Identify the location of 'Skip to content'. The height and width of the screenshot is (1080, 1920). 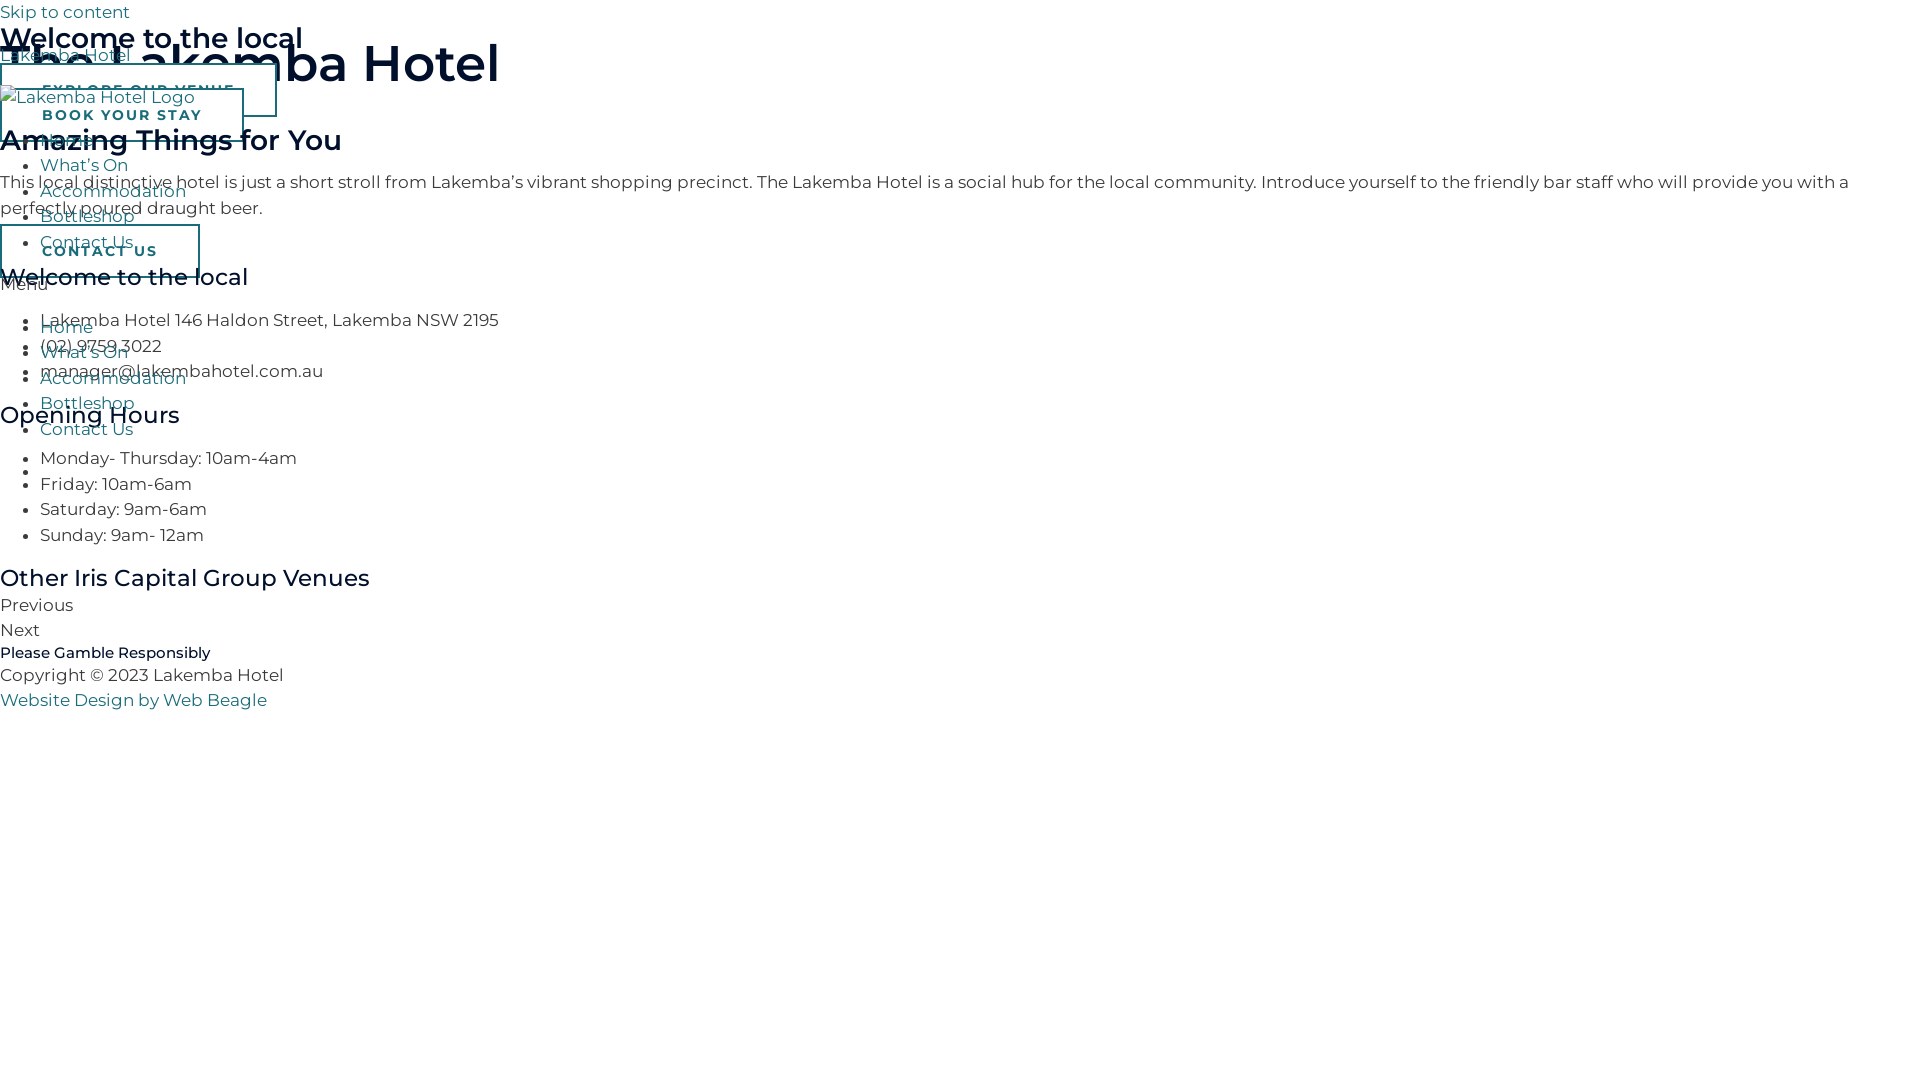
(0, 11).